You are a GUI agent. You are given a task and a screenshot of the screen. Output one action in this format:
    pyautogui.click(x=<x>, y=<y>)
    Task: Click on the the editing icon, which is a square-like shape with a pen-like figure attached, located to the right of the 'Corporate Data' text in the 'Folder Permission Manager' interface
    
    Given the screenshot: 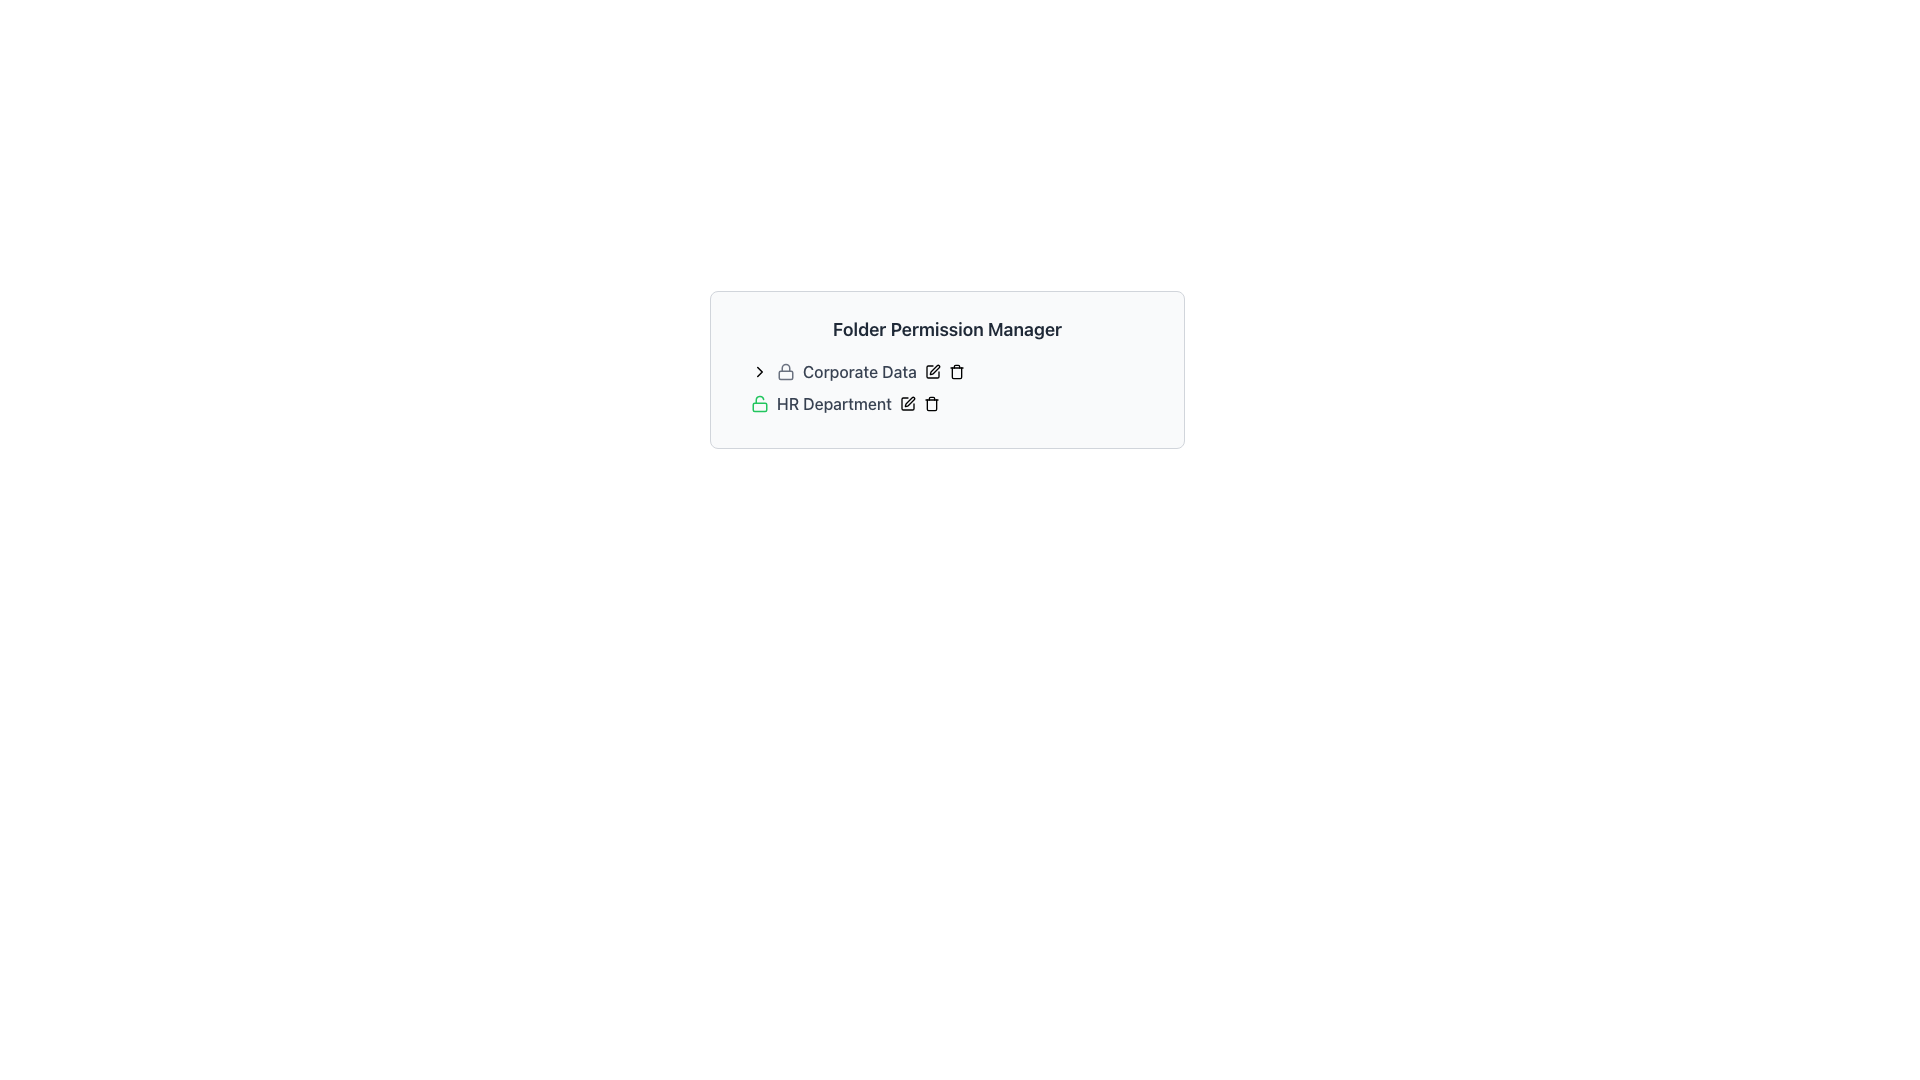 What is the action you would take?
    pyautogui.click(x=931, y=371)
    